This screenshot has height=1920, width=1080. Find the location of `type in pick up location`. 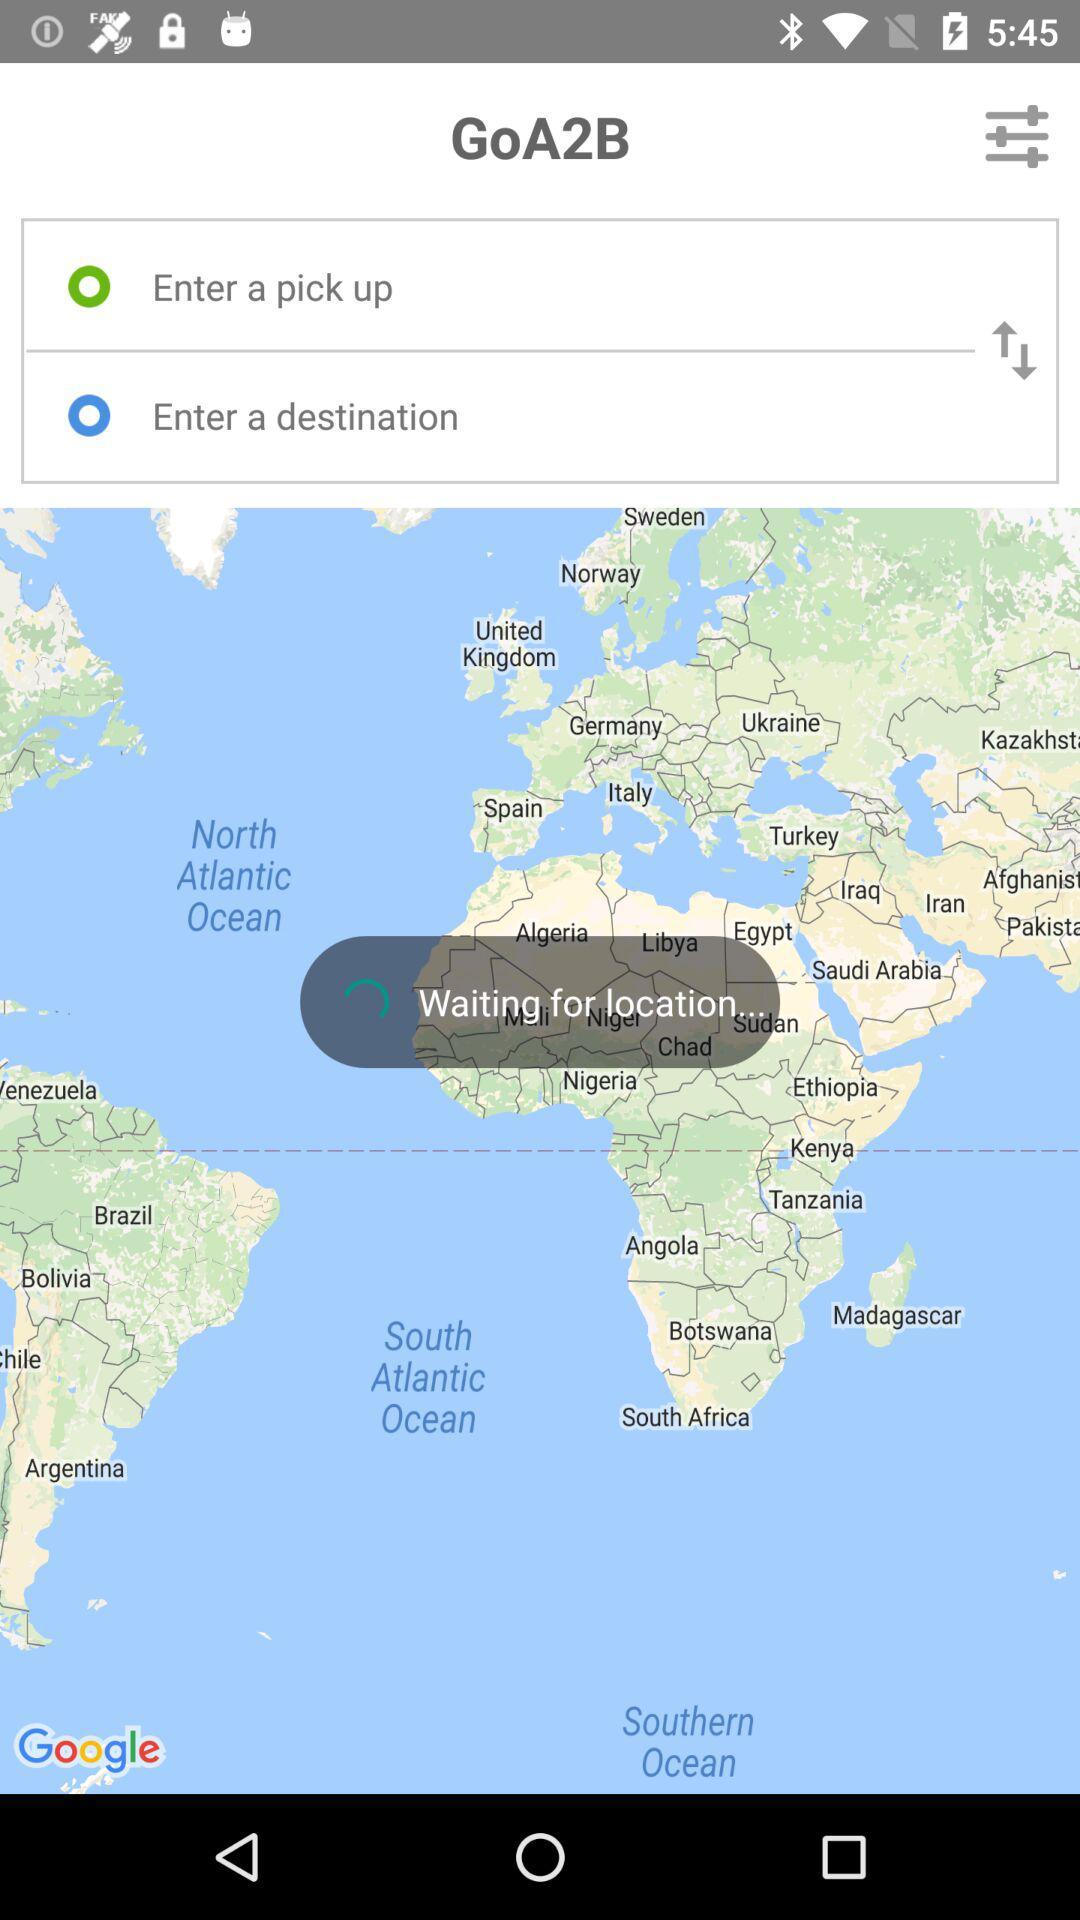

type in pick up location is located at coordinates (545, 285).